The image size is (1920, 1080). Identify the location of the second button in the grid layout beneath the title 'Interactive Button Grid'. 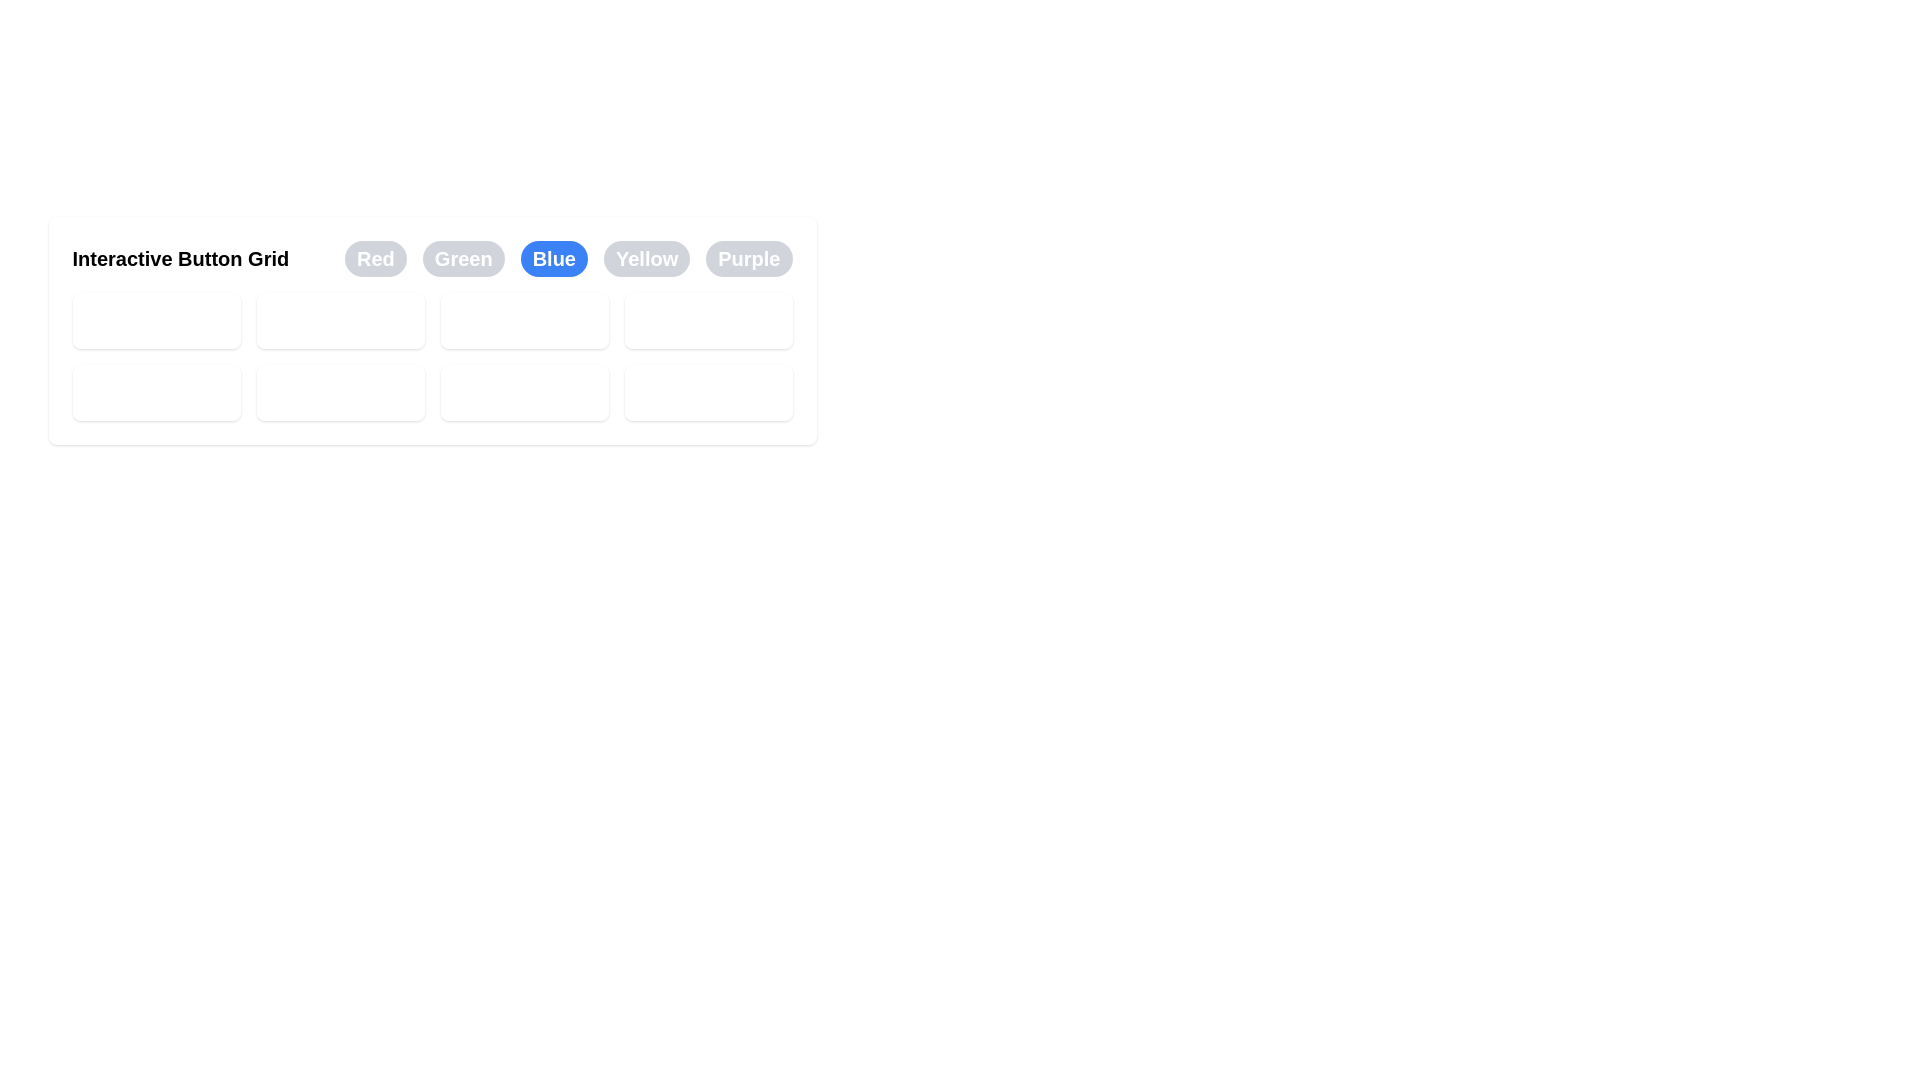
(340, 319).